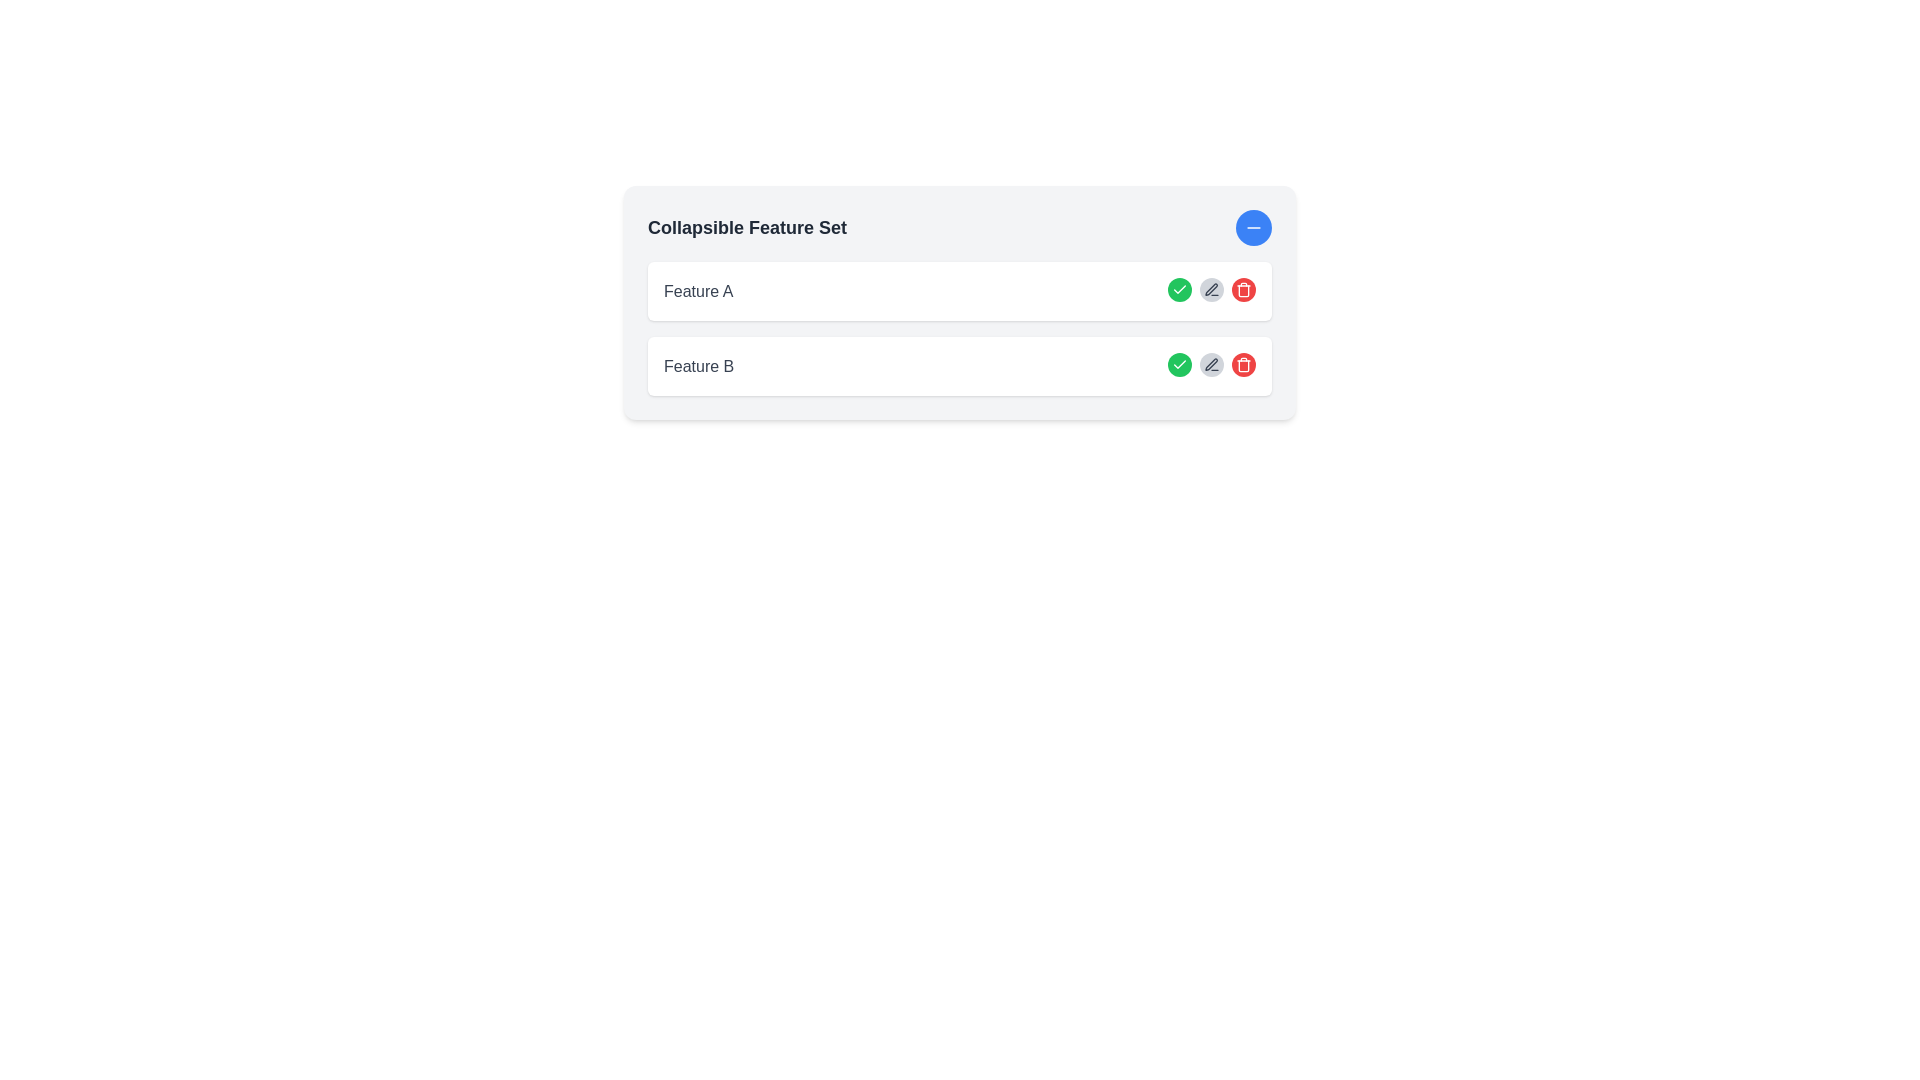  I want to click on the pen icon button located in the second row of actions for Feature B, so click(1209, 363).